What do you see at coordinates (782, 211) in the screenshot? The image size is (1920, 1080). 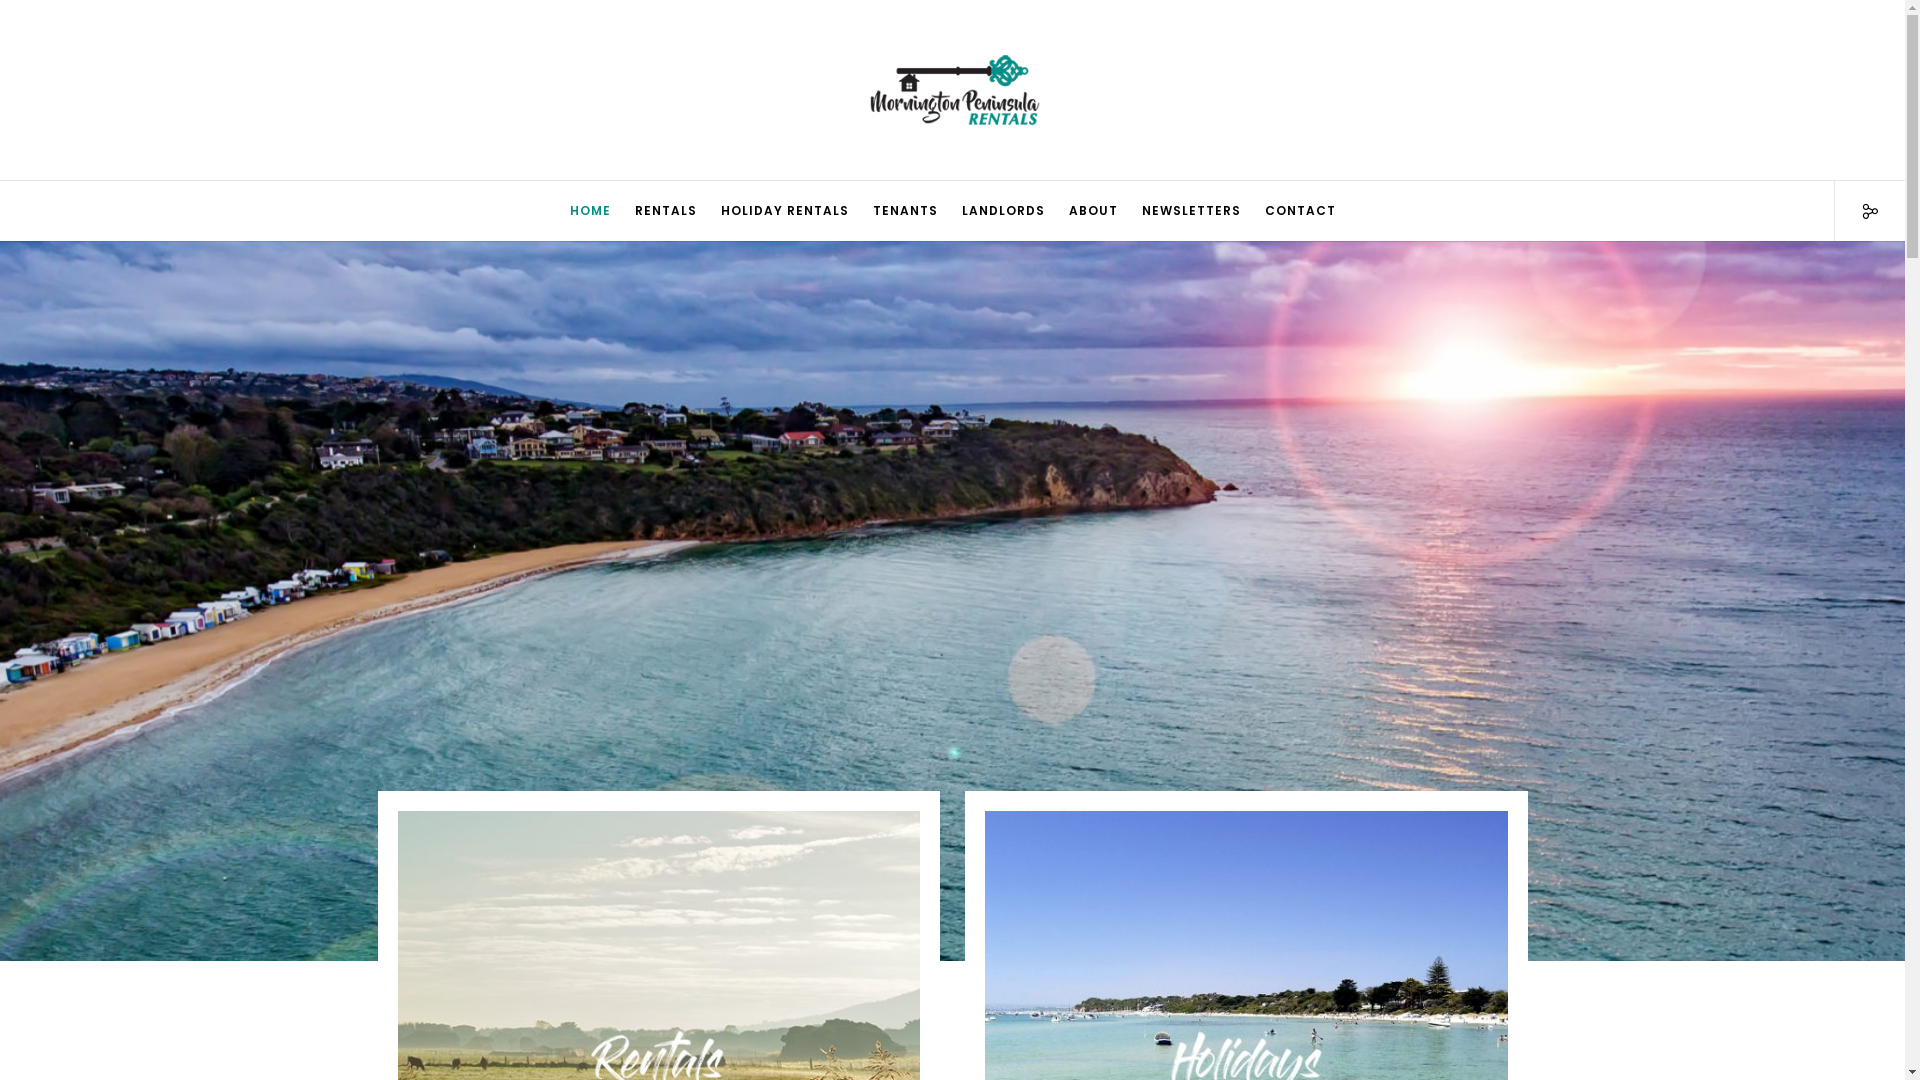 I see `'HOLIDAY RENTALS'` at bounding box center [782, 211].